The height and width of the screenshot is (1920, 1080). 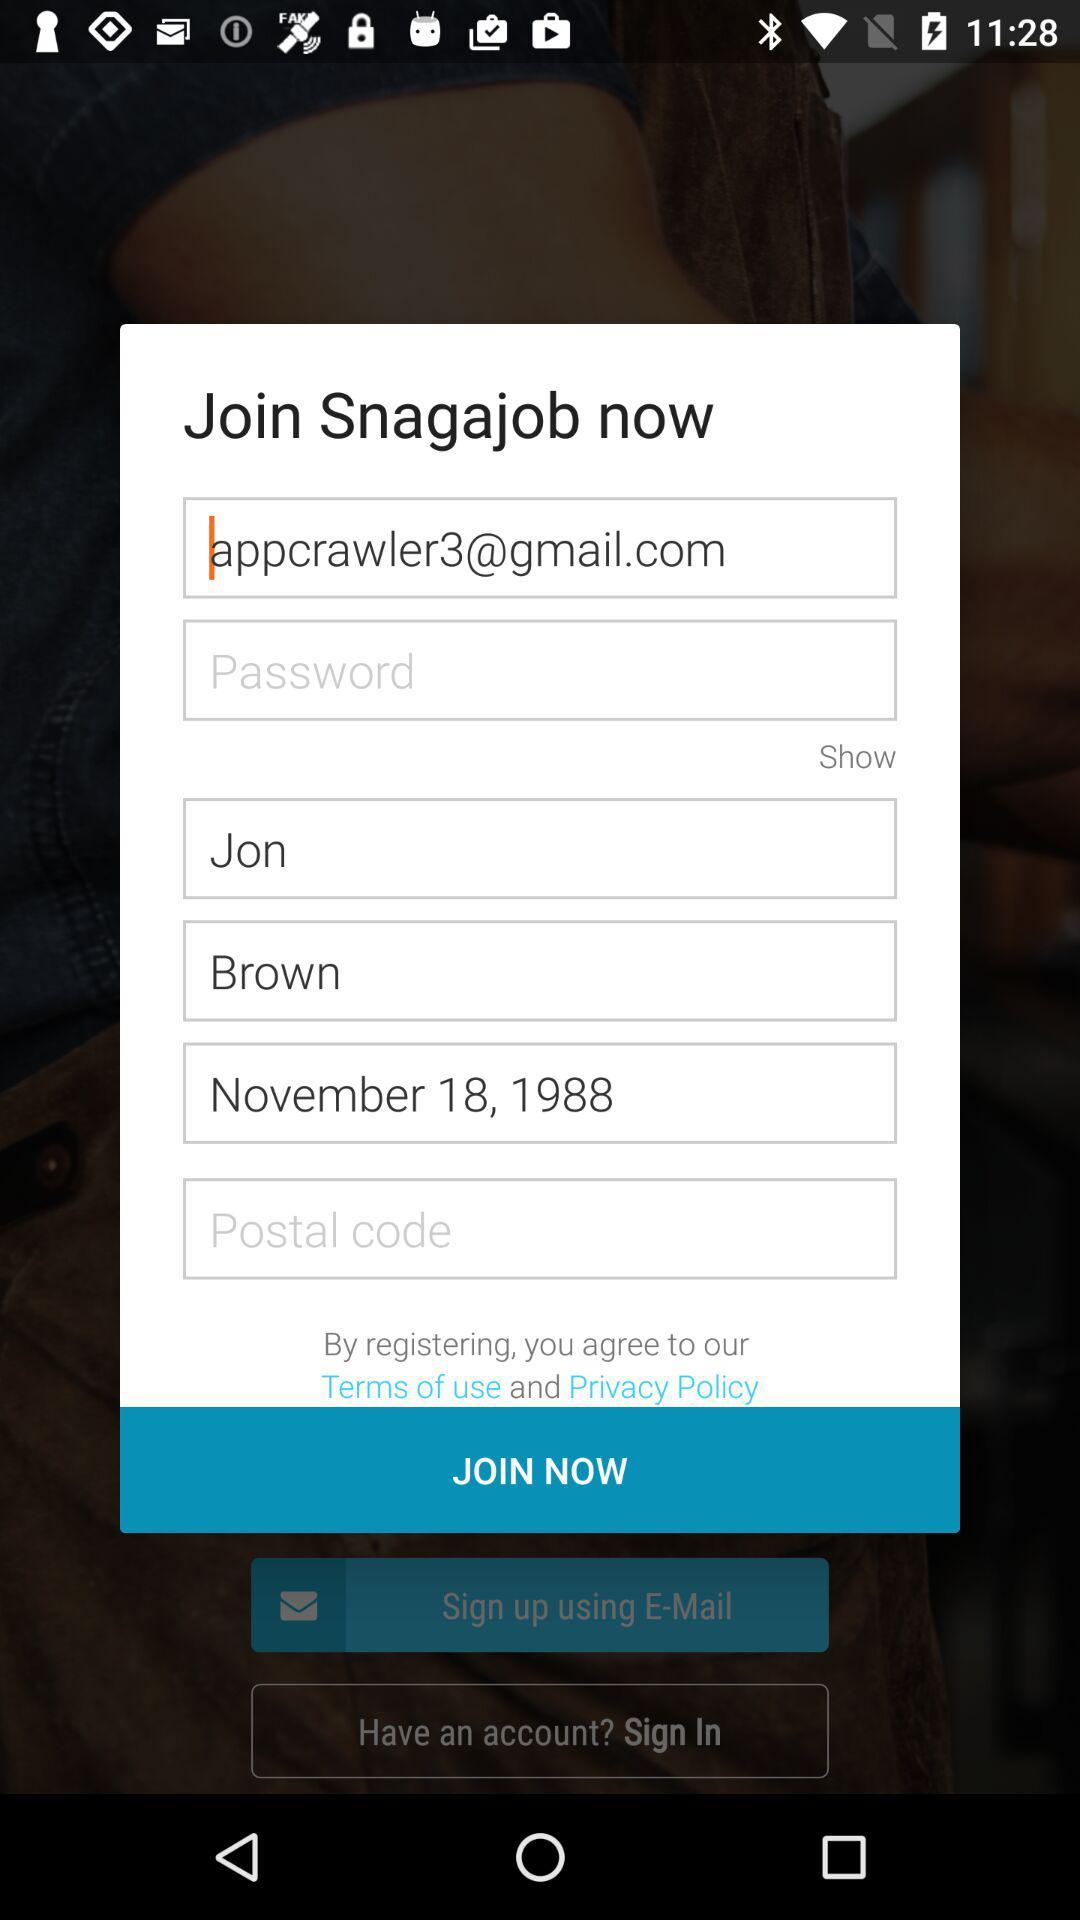 What do you see at coordinates (540, 670) in the screenshot?
I see `open the secret key` at bounding box center [540, 670].